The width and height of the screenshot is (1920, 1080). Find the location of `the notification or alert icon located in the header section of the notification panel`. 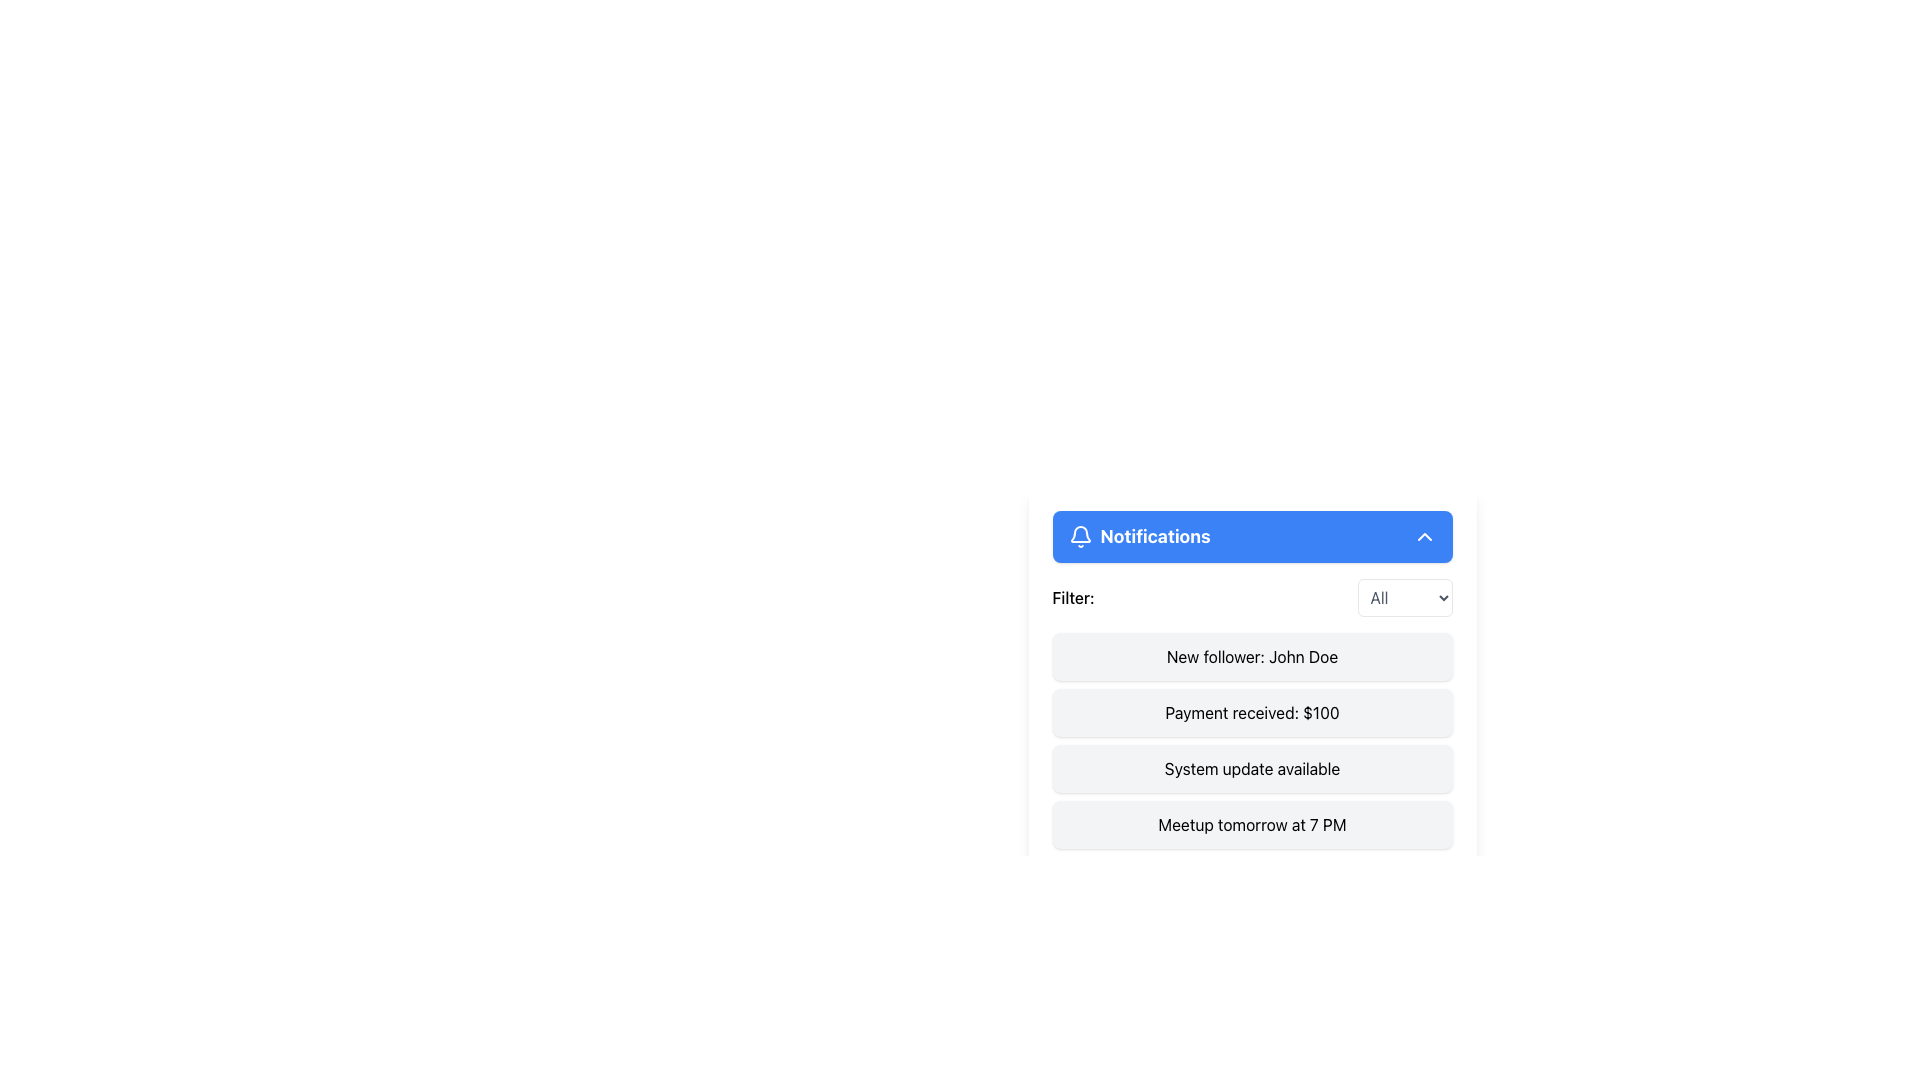

the notification or alert icon located in the header section of the notification panel is located at coordinates (1079, 533).